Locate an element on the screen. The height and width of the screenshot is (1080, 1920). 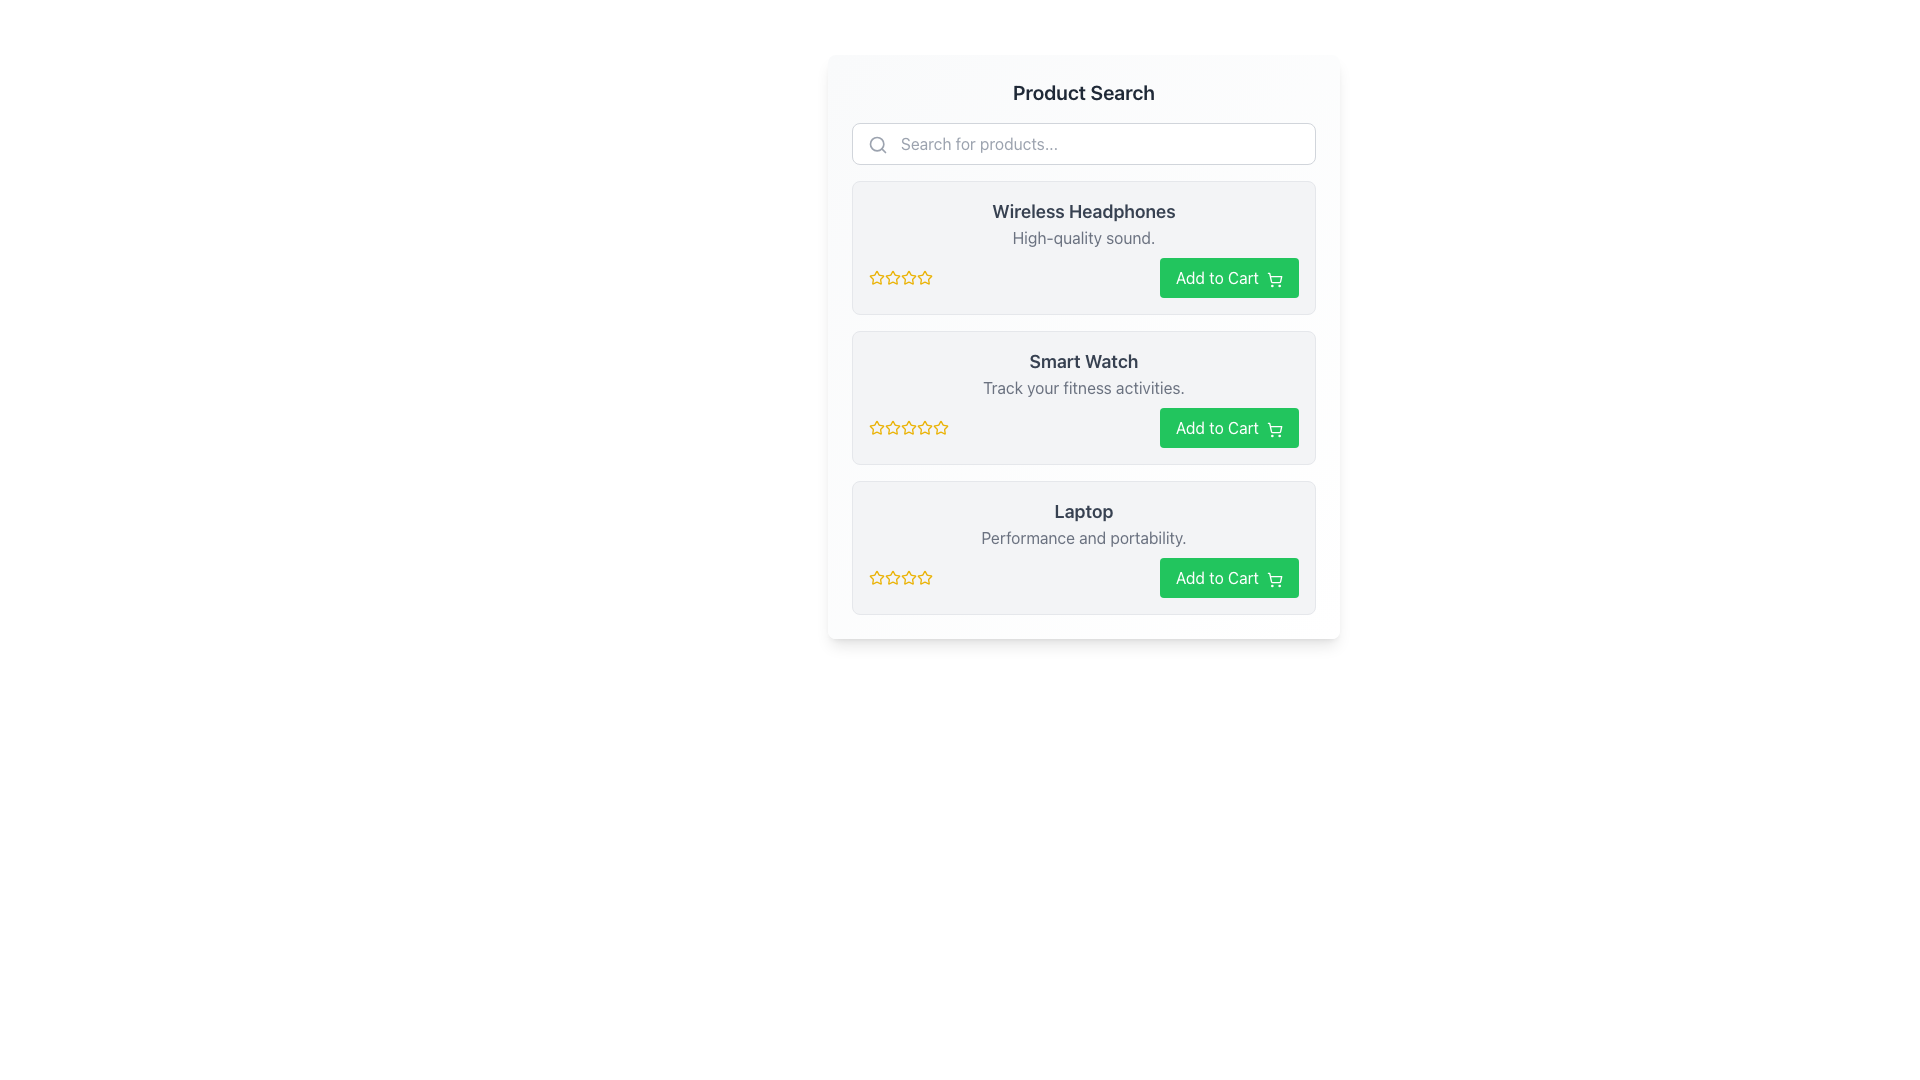
the second yellow star-shaped rating icon in the rating component of the 'Laptop' product is located at coordinates (877, 578).